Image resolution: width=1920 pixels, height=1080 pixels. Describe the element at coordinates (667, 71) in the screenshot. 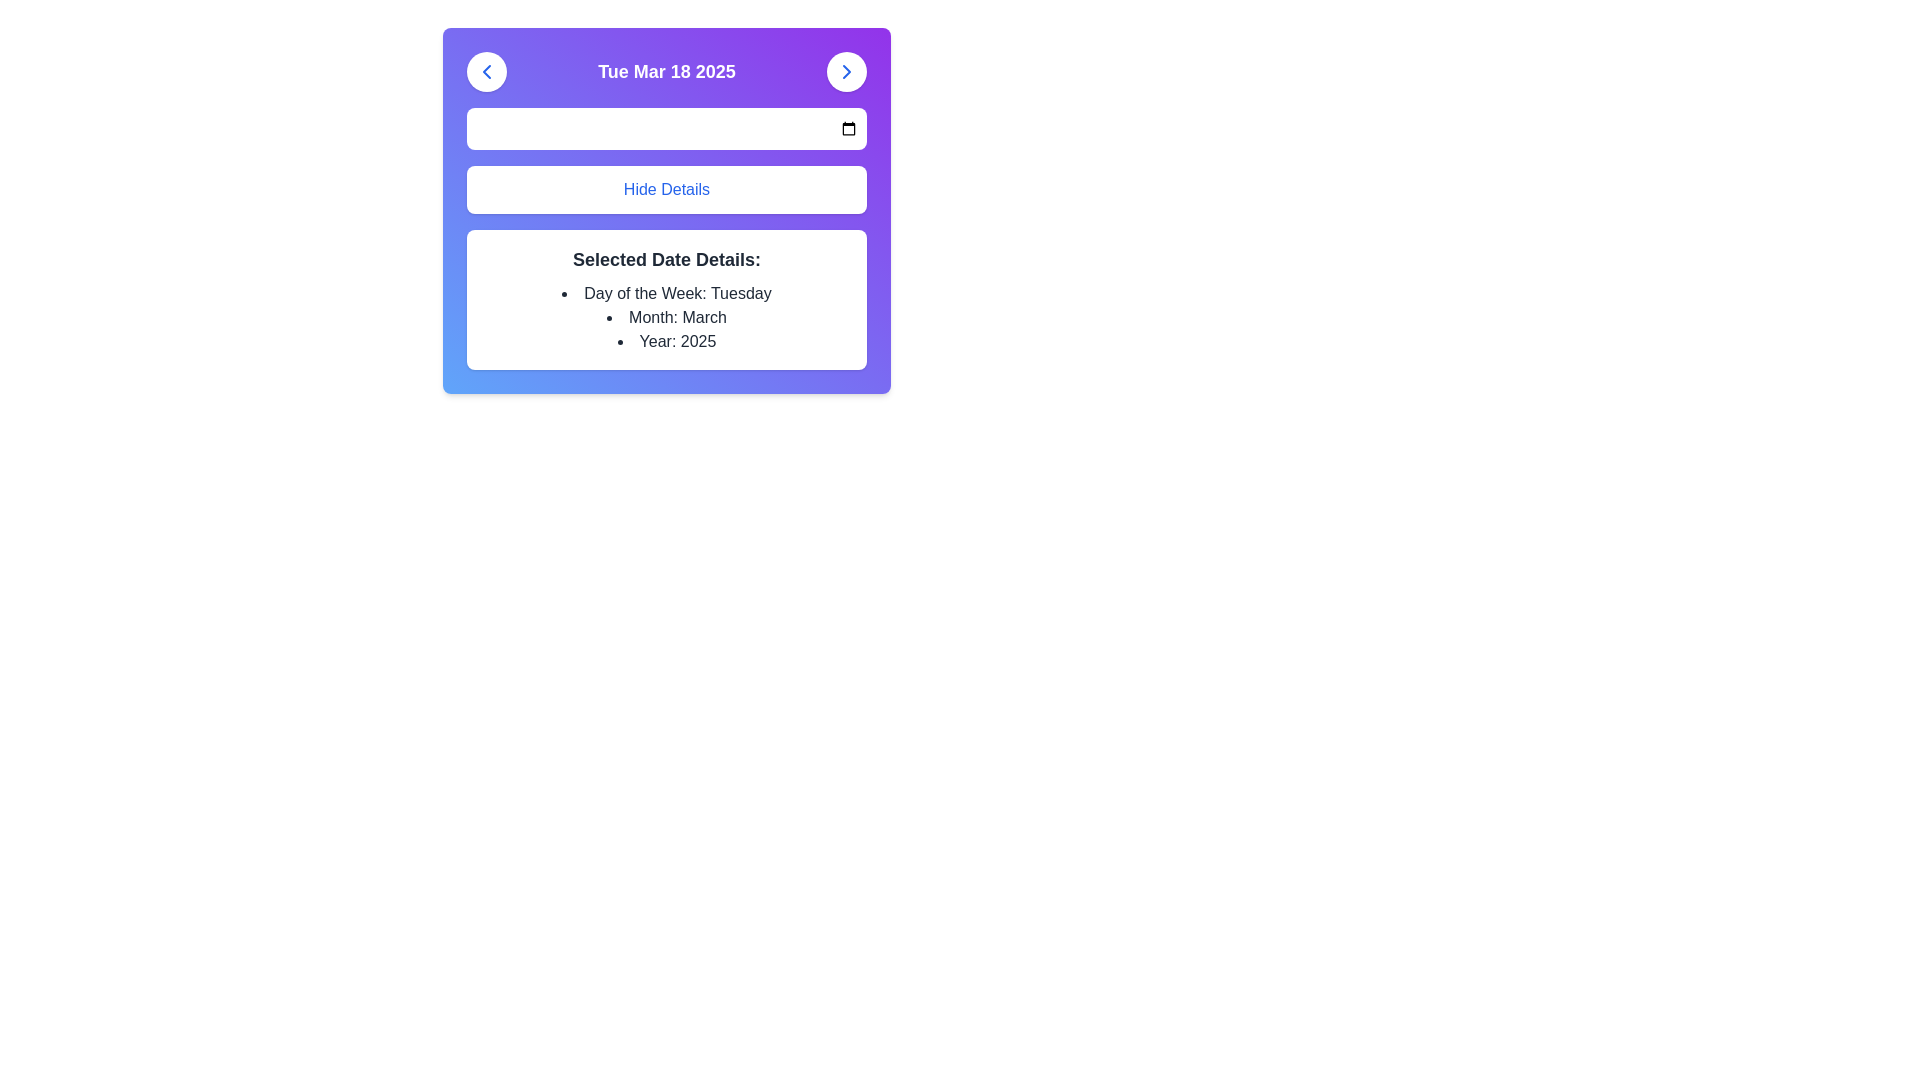

I see `the text label displaying the date 'Tue Mar 18 2025' which is centered in the top section of the UI with a purple background` at that location.